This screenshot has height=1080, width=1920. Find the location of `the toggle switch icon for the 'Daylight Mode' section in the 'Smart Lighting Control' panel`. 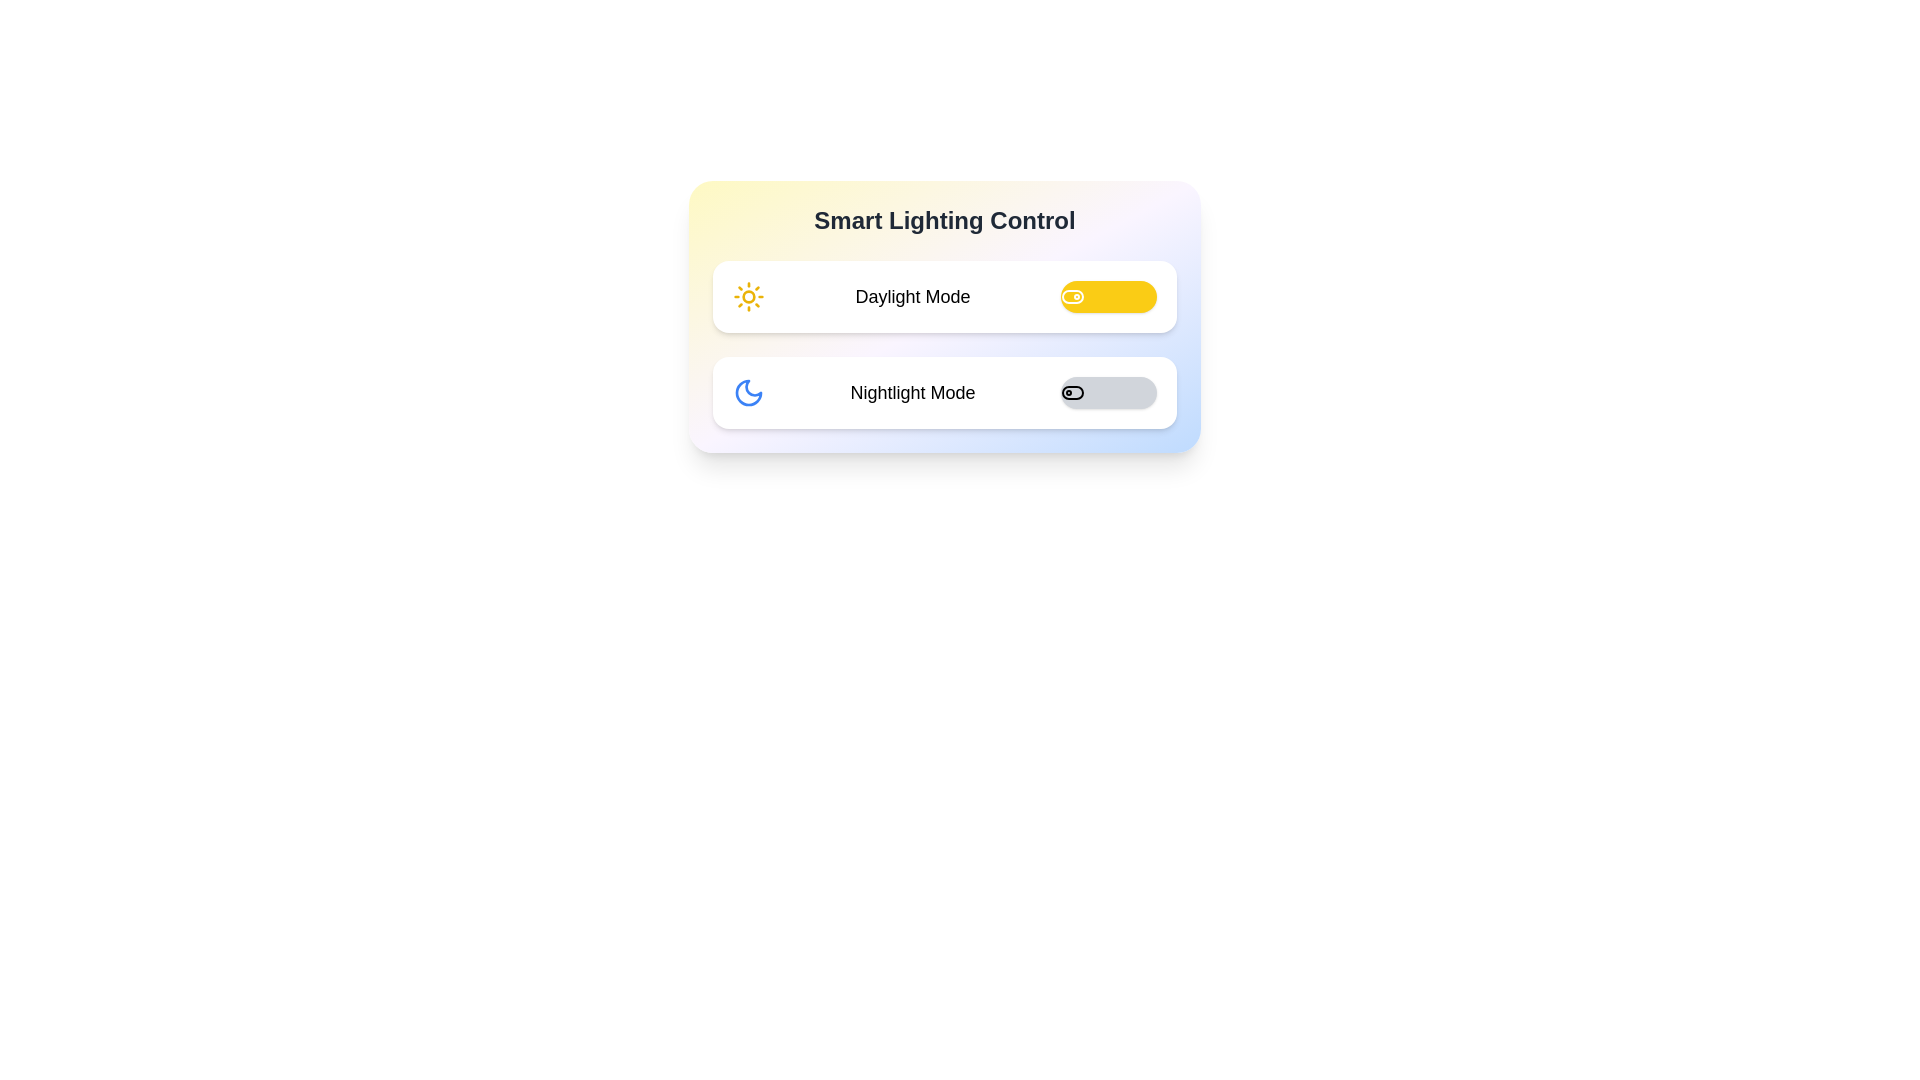

the toggle switch icon for the 'Daylight Mode' section in the 'Smart Lighting Control' panel is located at coordinates (1072, 297).